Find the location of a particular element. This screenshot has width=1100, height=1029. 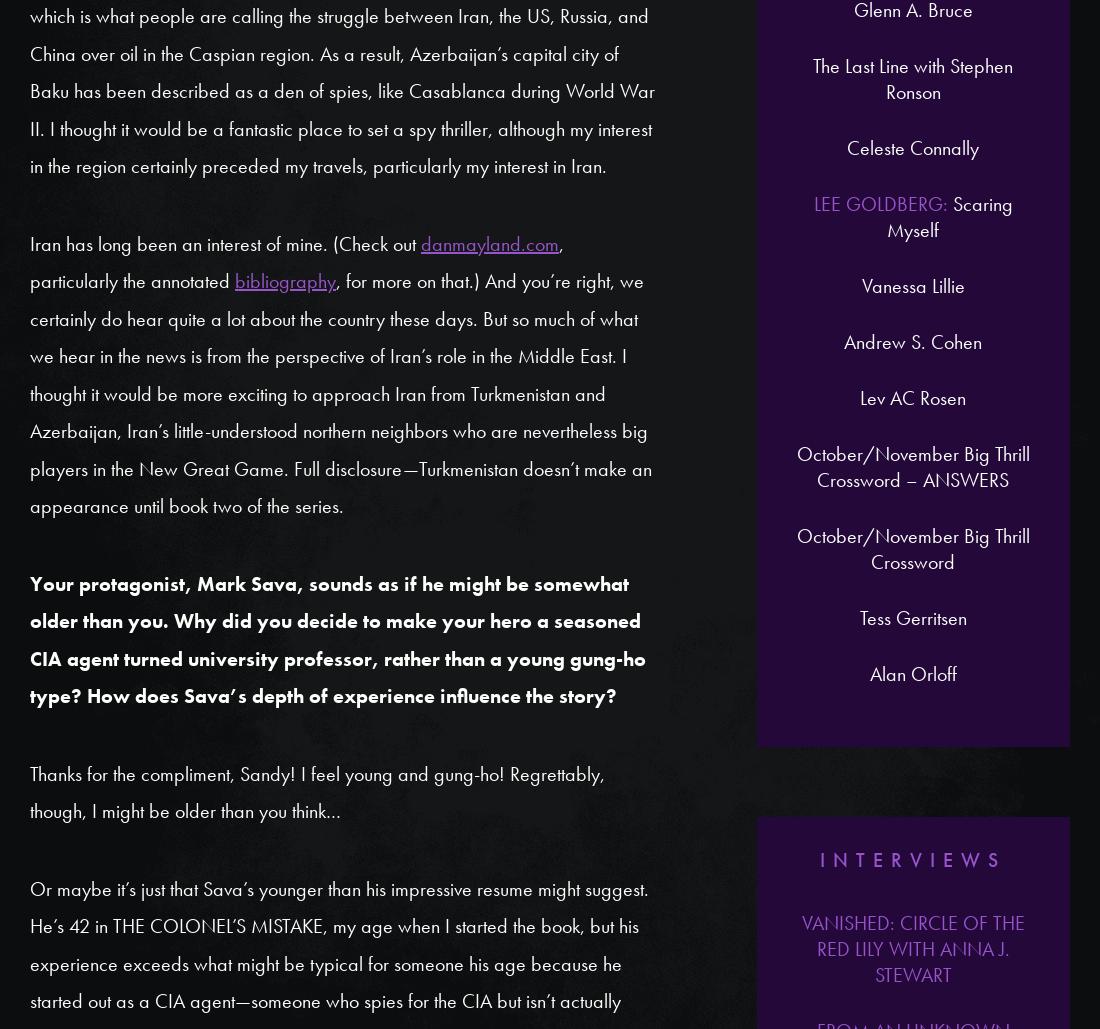

'Discover' is located at coordinates (548, 93).